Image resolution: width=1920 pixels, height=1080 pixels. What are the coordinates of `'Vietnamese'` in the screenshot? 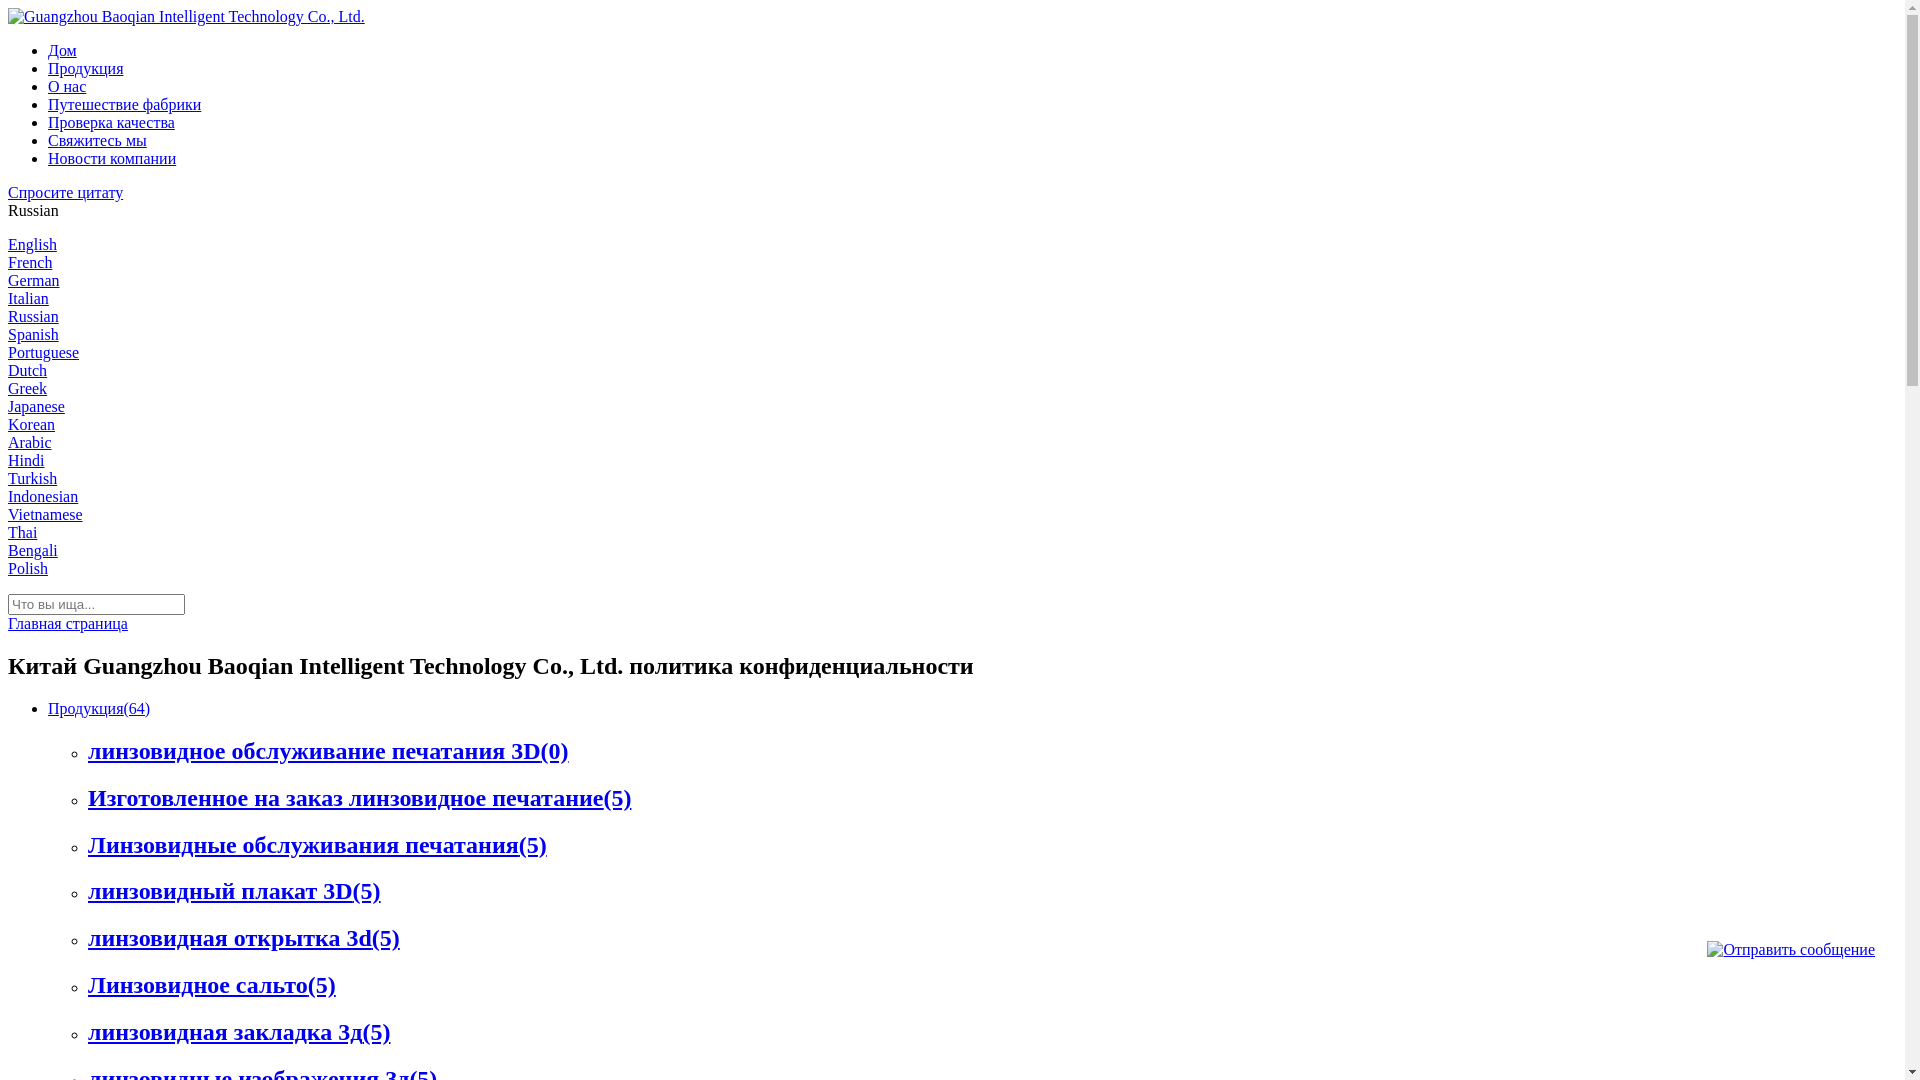 It's located at (45, 513).